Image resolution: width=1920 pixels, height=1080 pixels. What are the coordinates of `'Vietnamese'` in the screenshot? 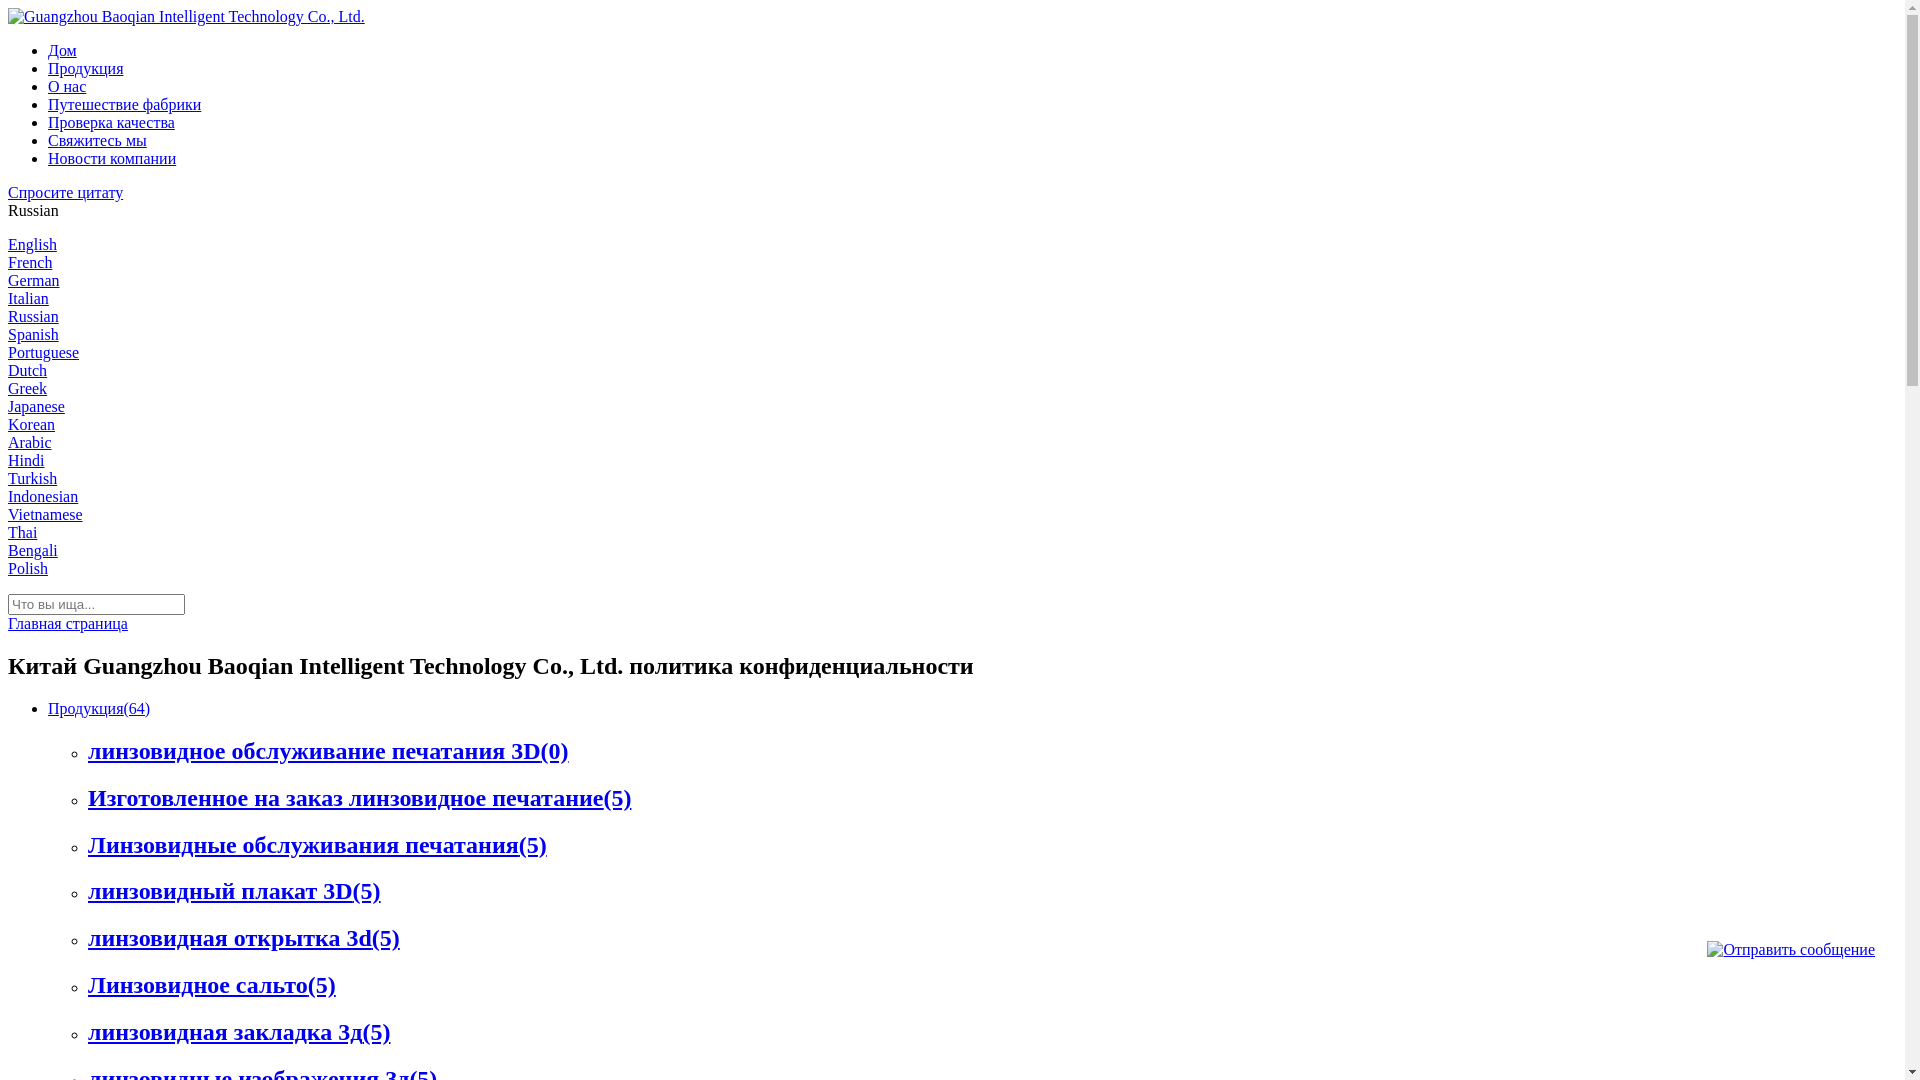 It's located at (45, 513).